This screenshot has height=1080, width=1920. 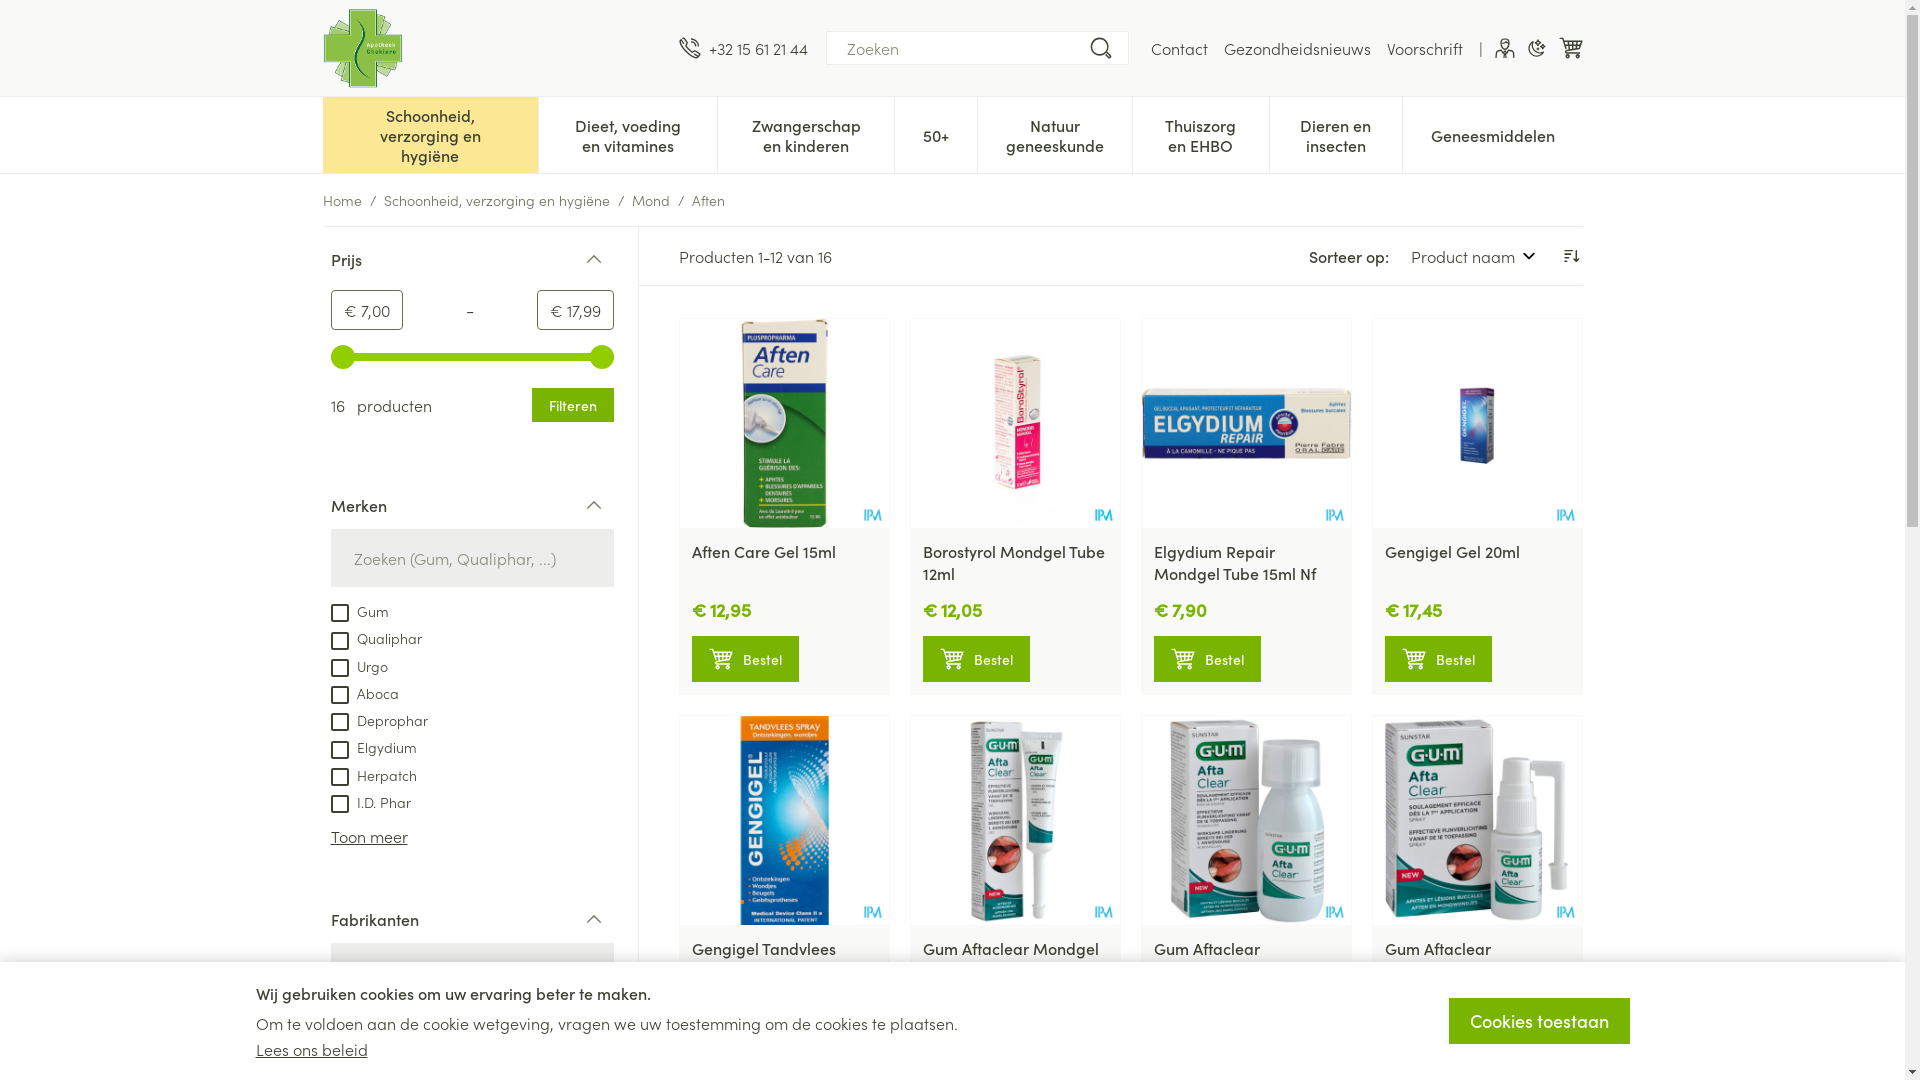 I want to click on 'Donkere modus', so click(x=1535, y=46).